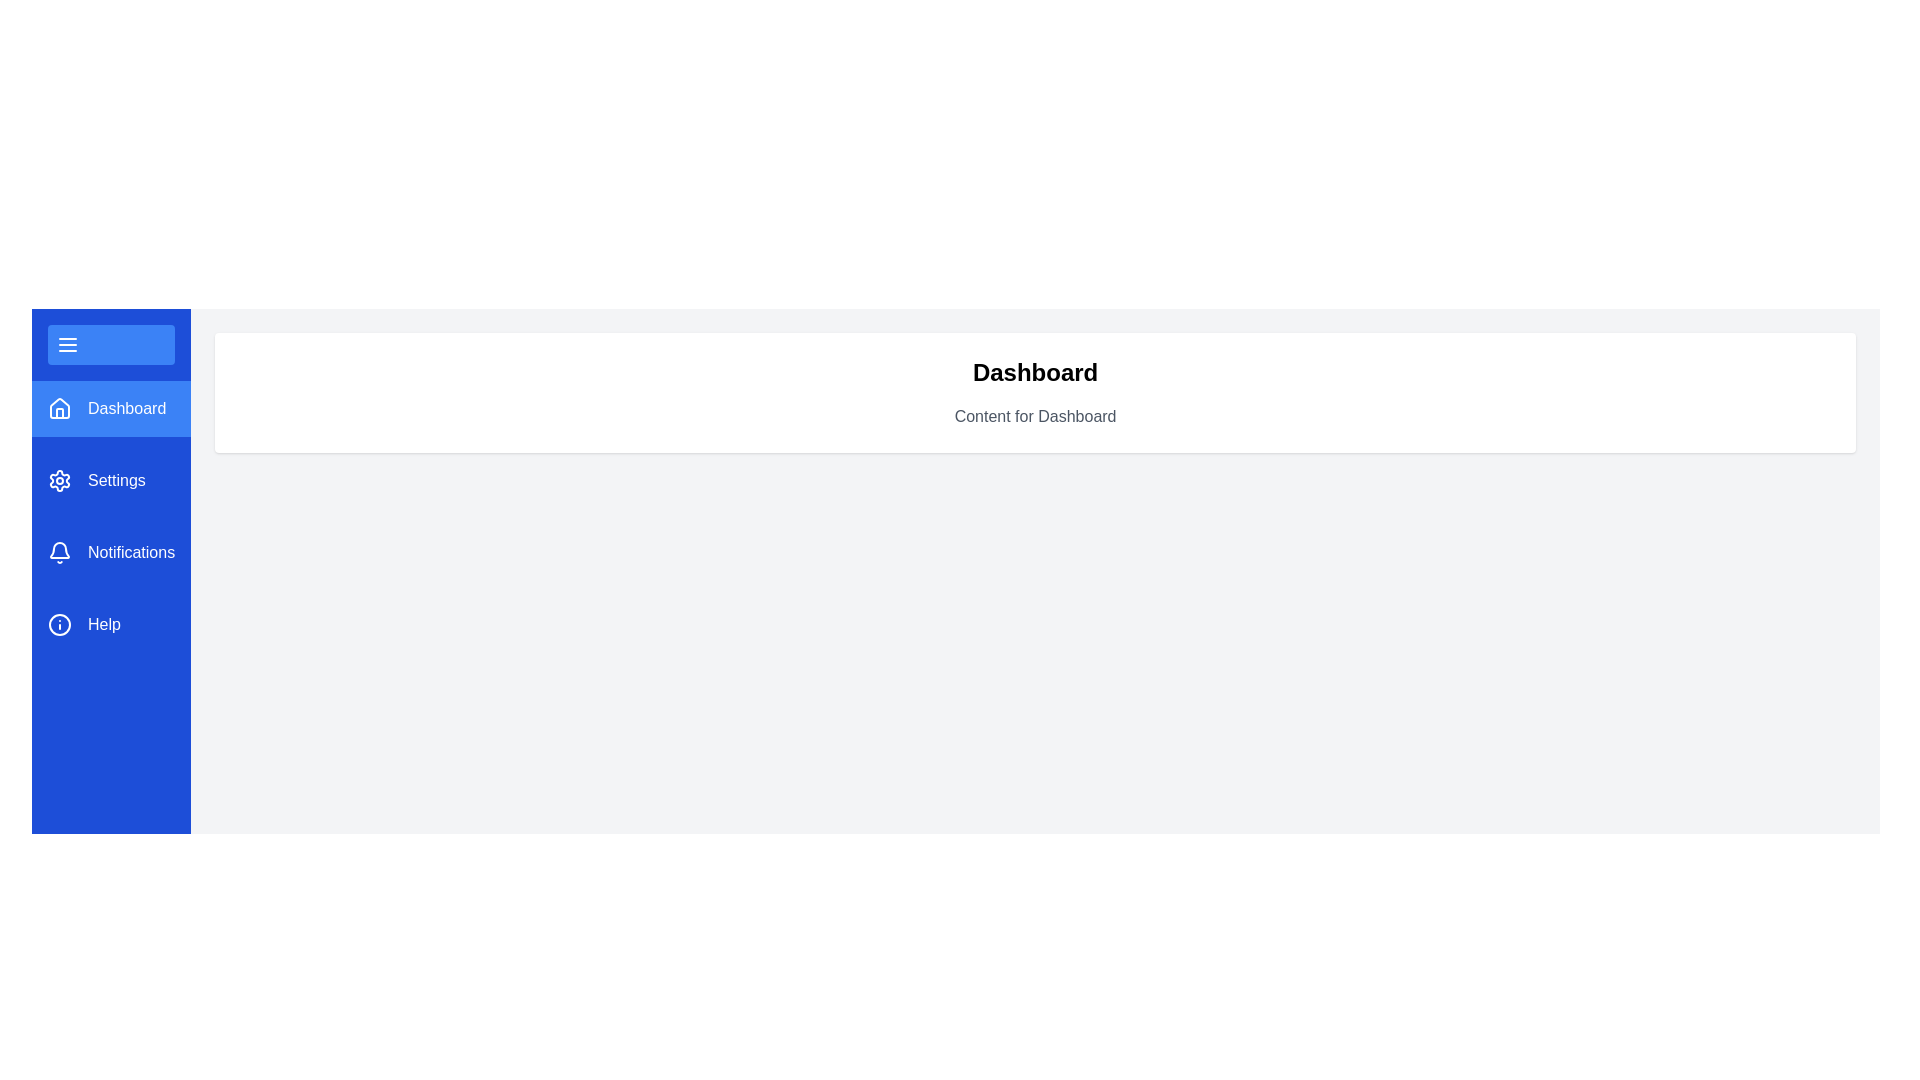 The width and height of the screenshot is (1920, 1080). I want to click on the 'Notifications' text label in the blue rectangular sidebar to trigger the tooltip or visual response, so click(130, 552).